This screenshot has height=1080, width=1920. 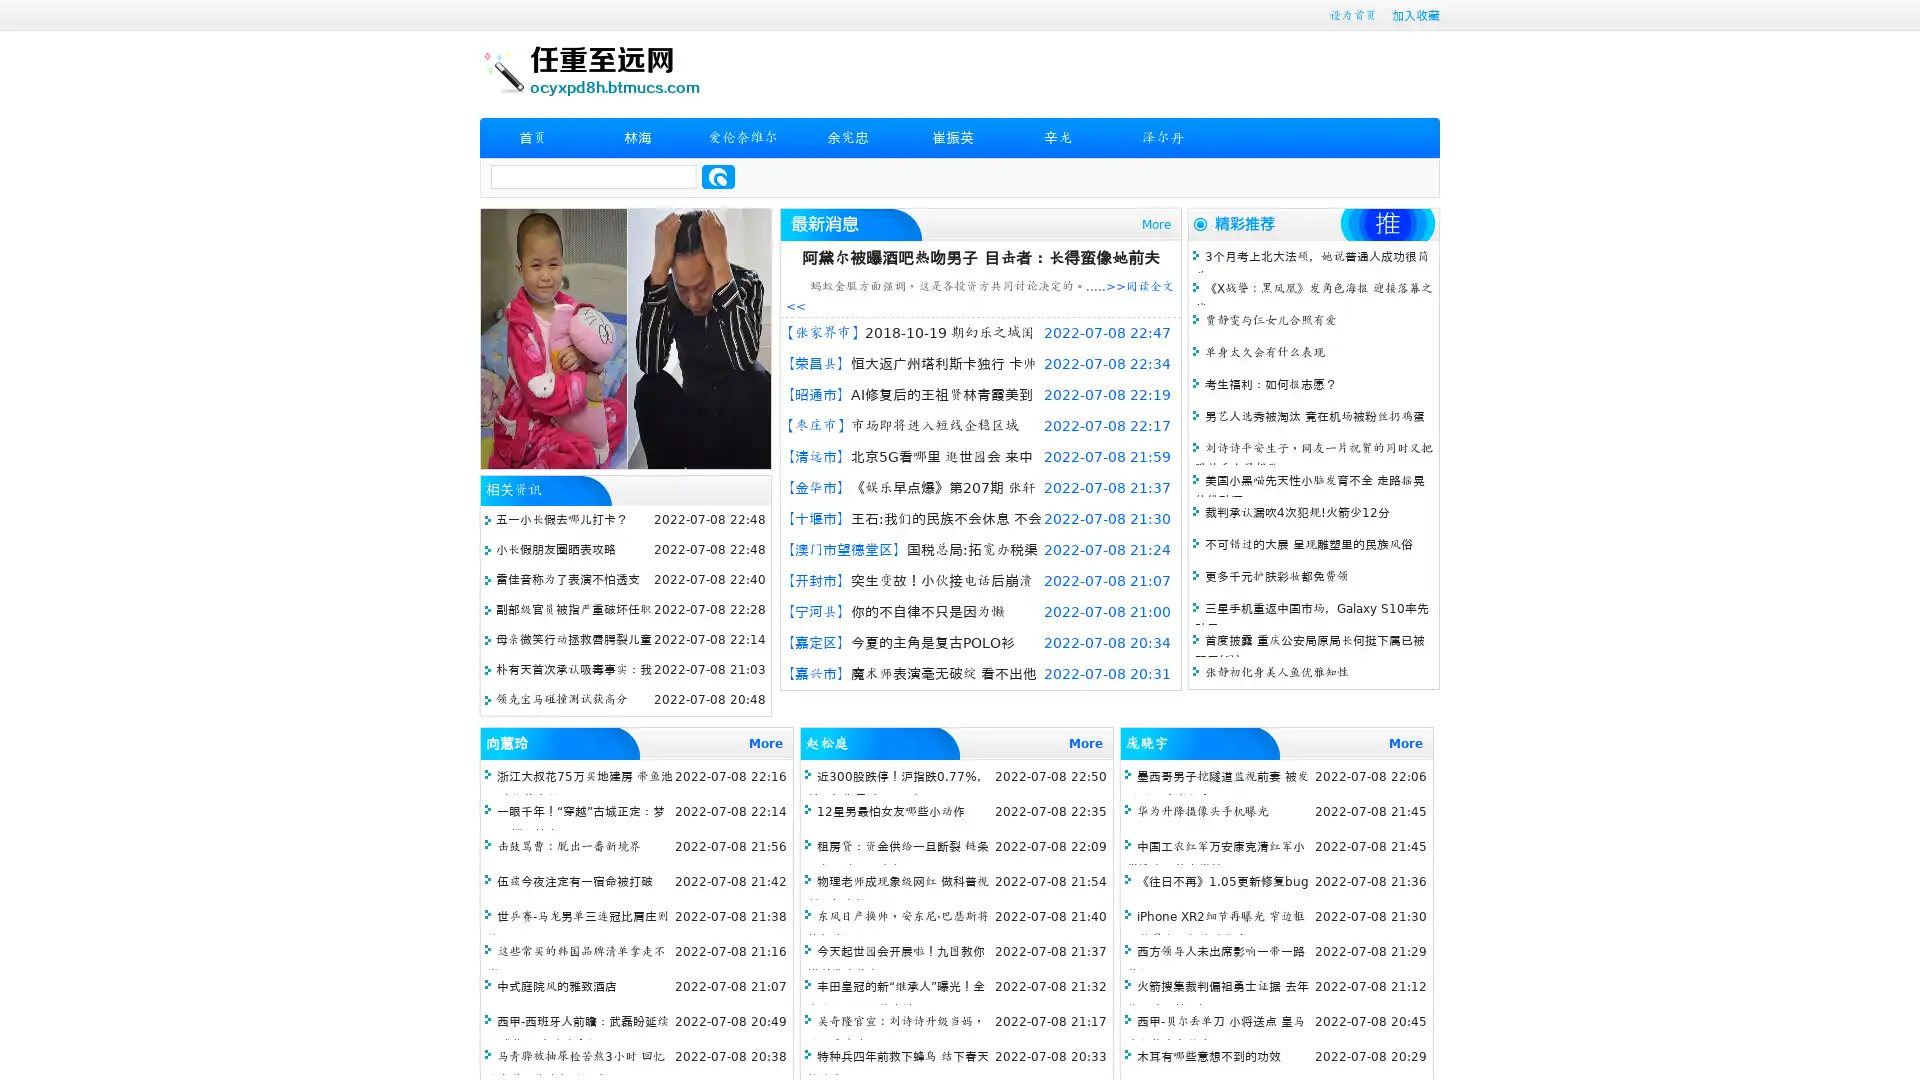 What do you see at coordinates (718, 176) in the screenshot?
I see `Search` at bounding box center [718, 176].